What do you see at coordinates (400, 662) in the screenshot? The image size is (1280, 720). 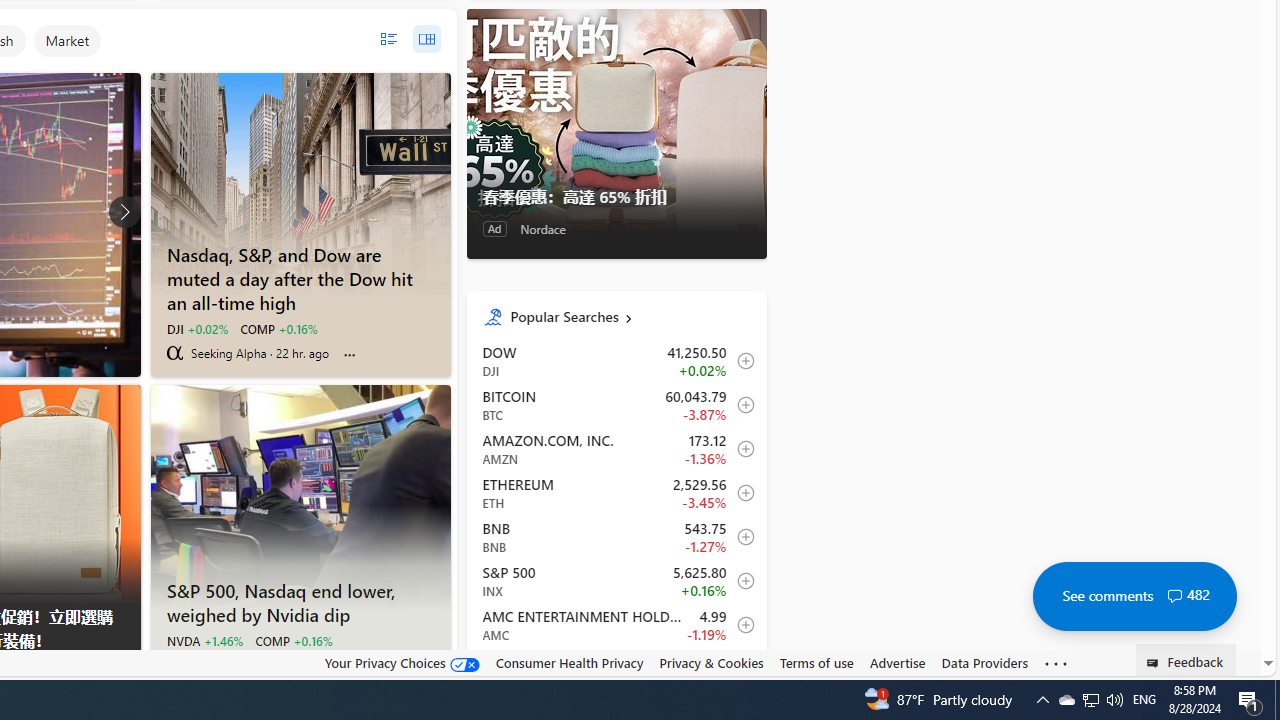 I see `'Your Privacy Choices'` at bounding box center [400, 662].